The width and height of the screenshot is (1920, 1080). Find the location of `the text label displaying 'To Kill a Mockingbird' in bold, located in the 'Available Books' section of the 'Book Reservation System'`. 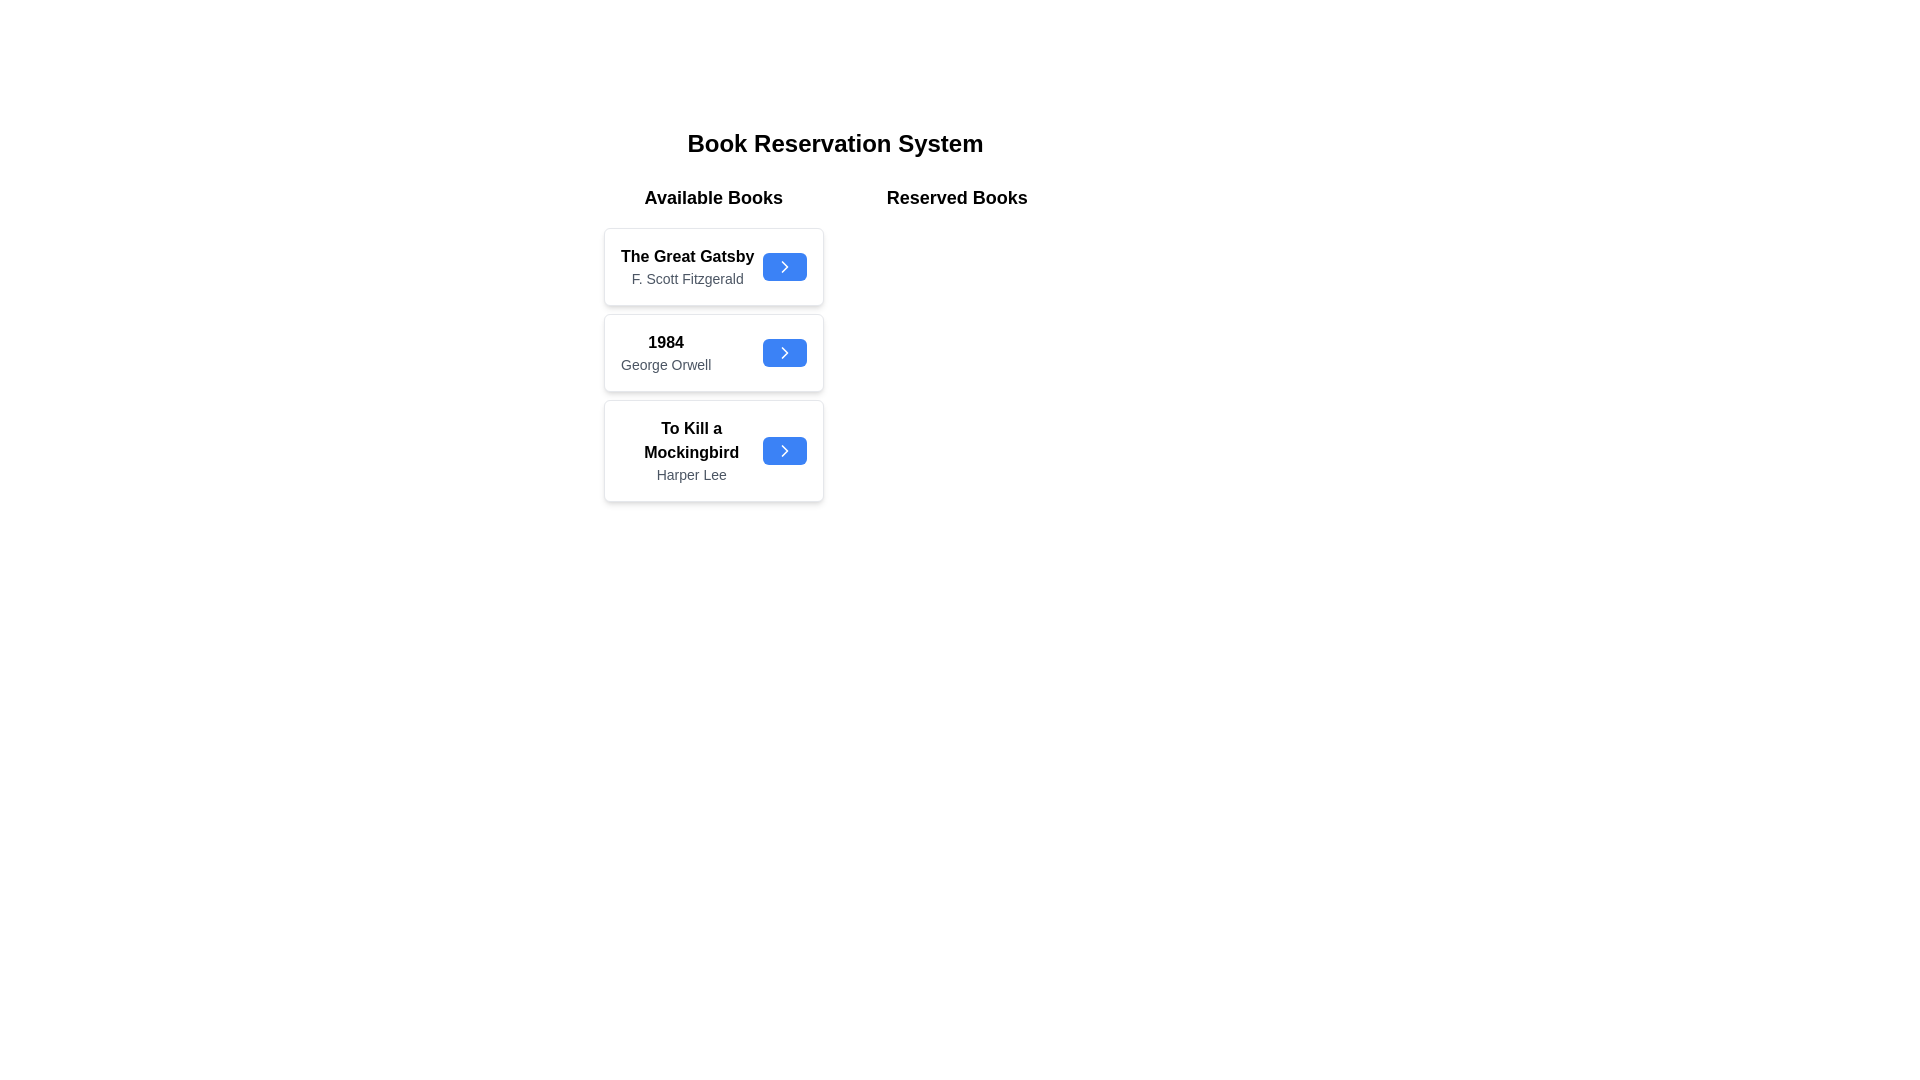

the text label displaying 'To Kill a Mockingbird' in bold, located in the 'Available Books' section of the 'Book Reservation System' is located at coordinates (691, 439).